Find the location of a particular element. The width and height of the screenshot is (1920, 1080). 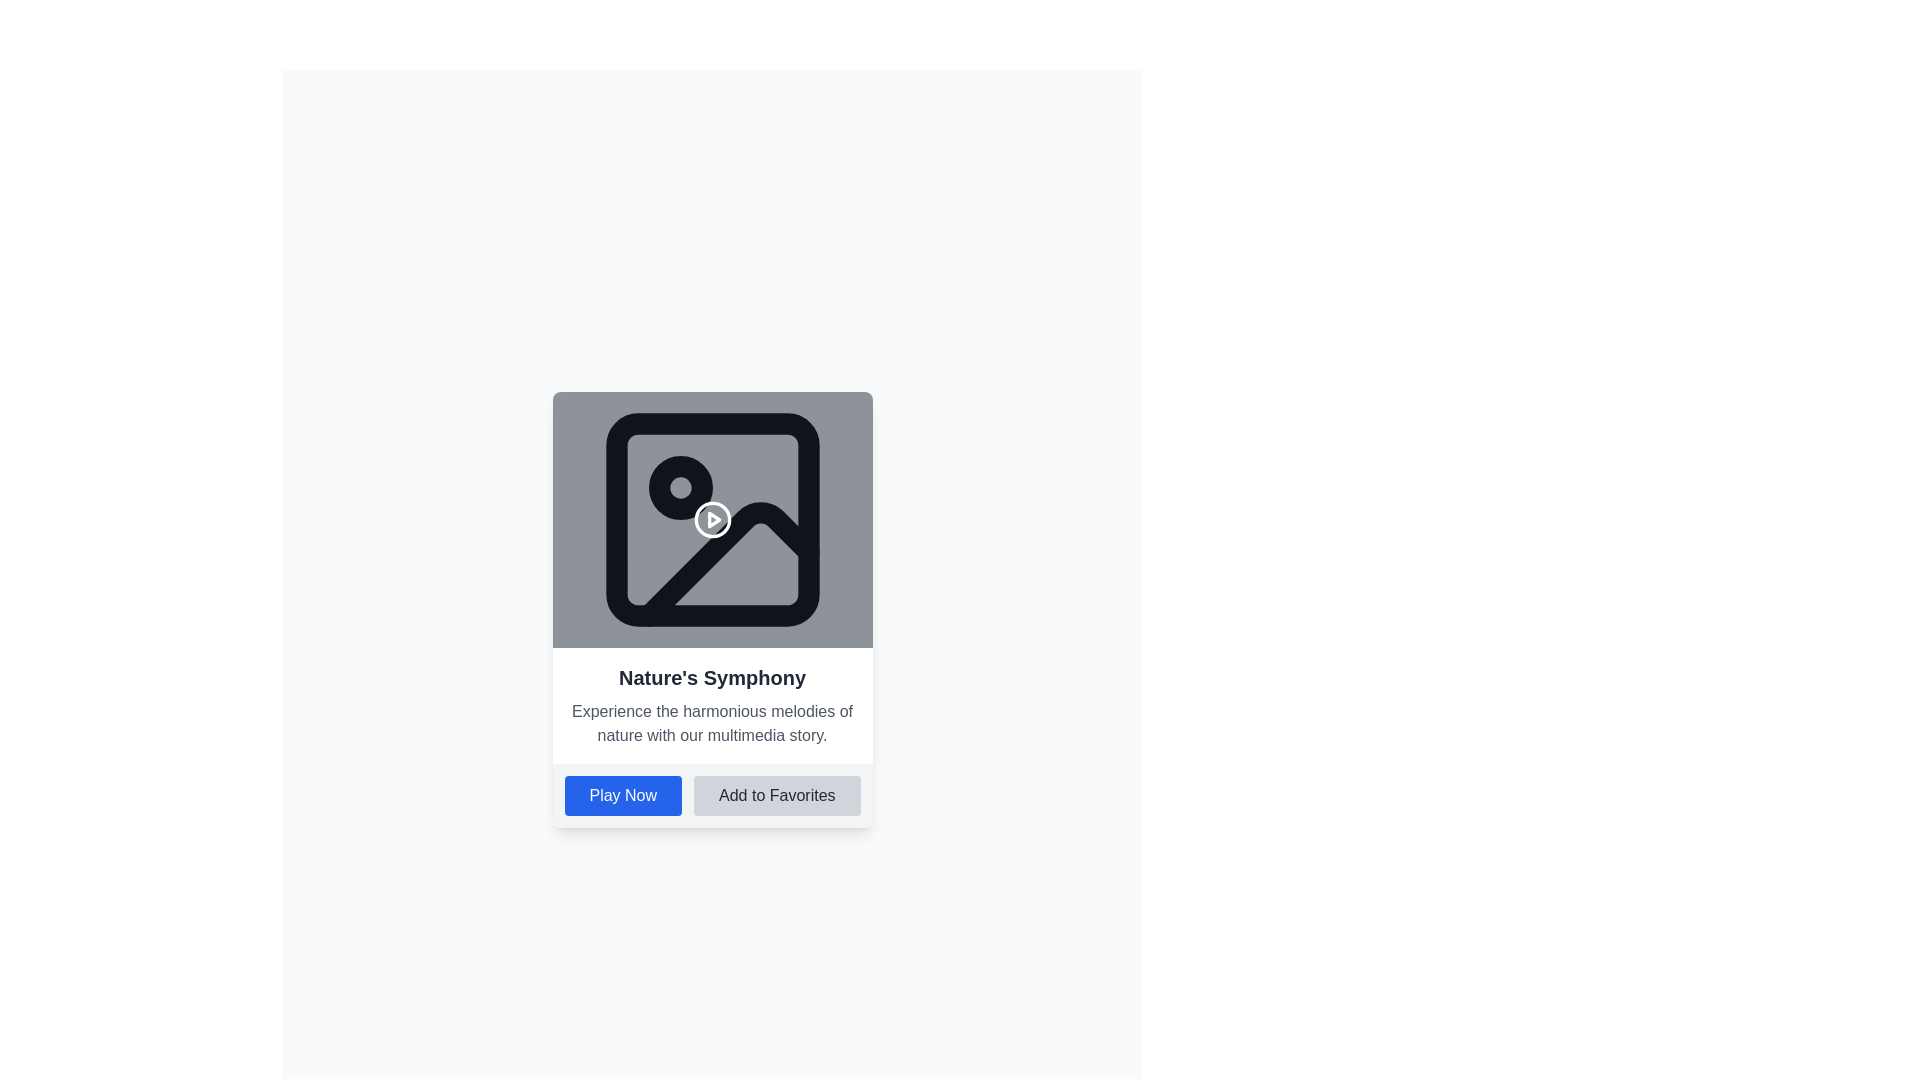

the keyboard navigation on the 'Play Now' button is located at coordinates (622, 794).